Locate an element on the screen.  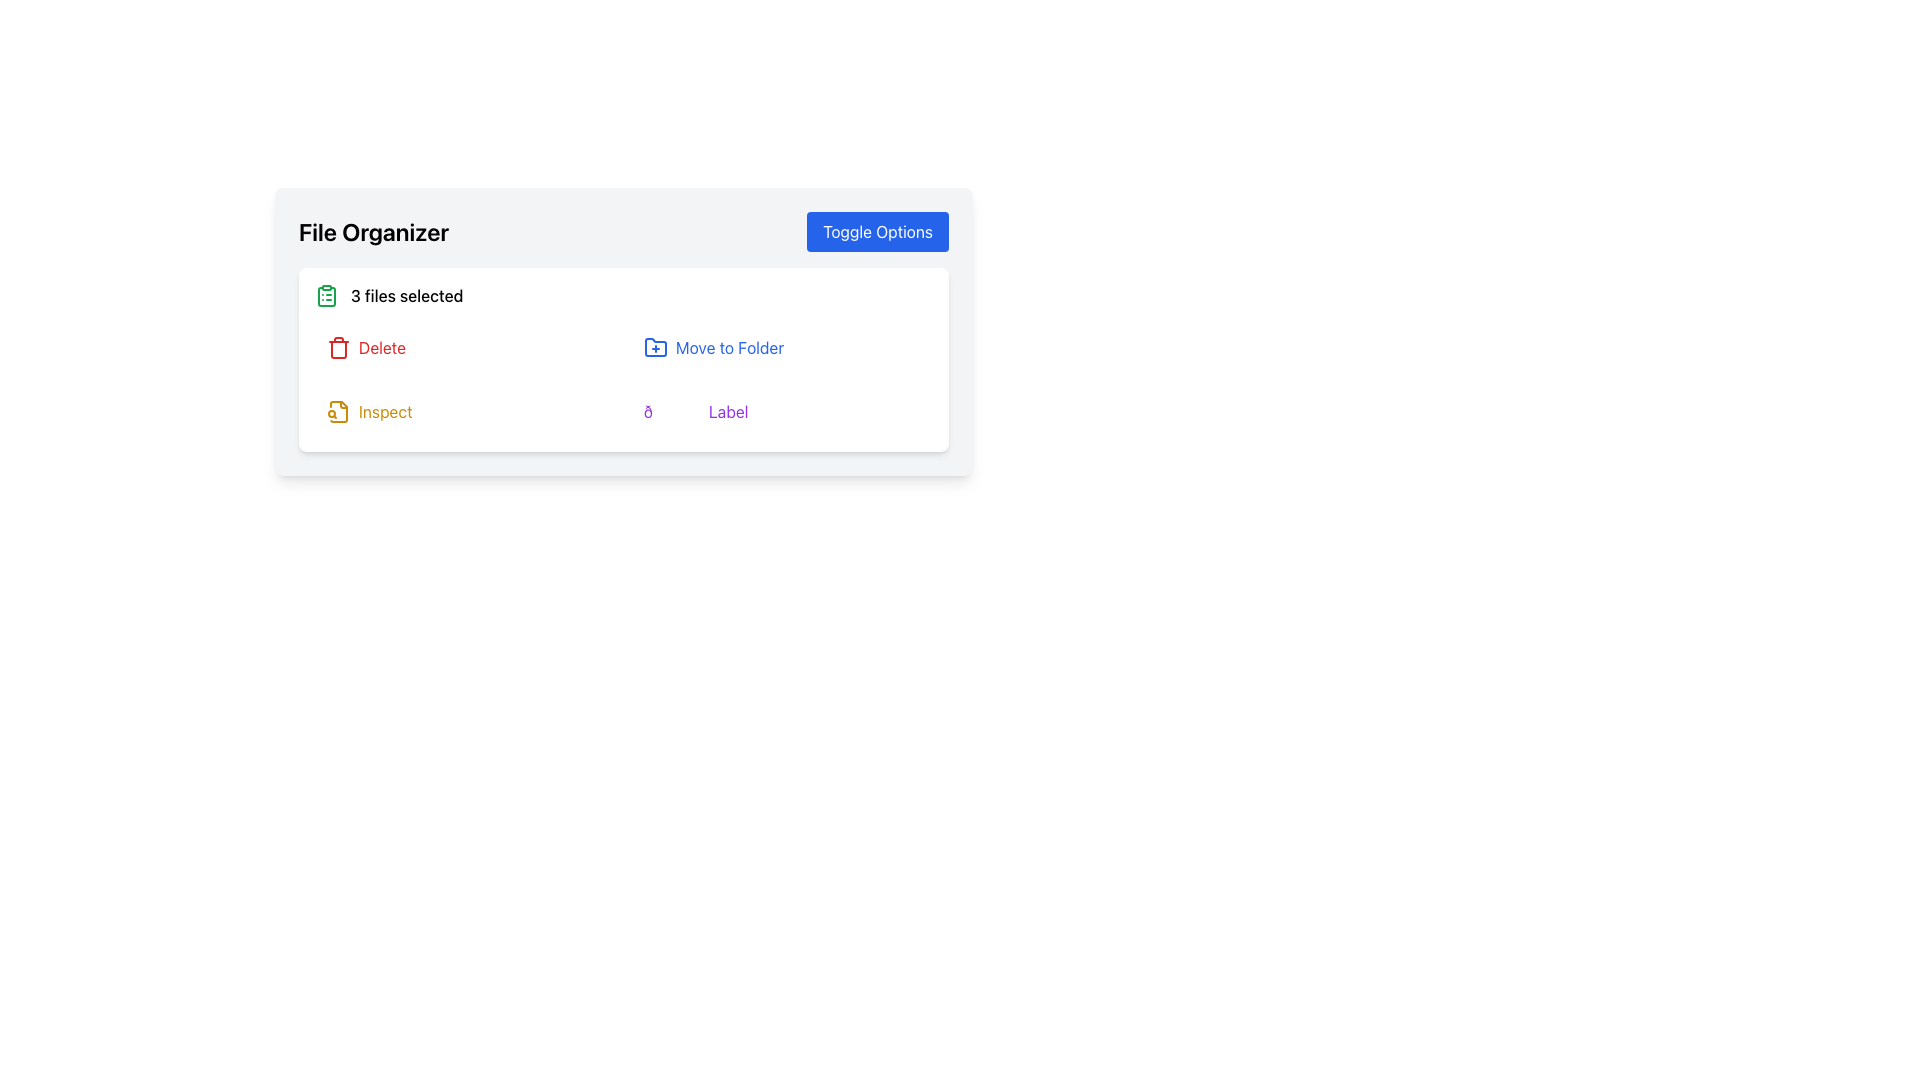
the decorative icon that visually represents selected files, positioned to the left of the text '3 files selected' is located at coordinates (326, 296).